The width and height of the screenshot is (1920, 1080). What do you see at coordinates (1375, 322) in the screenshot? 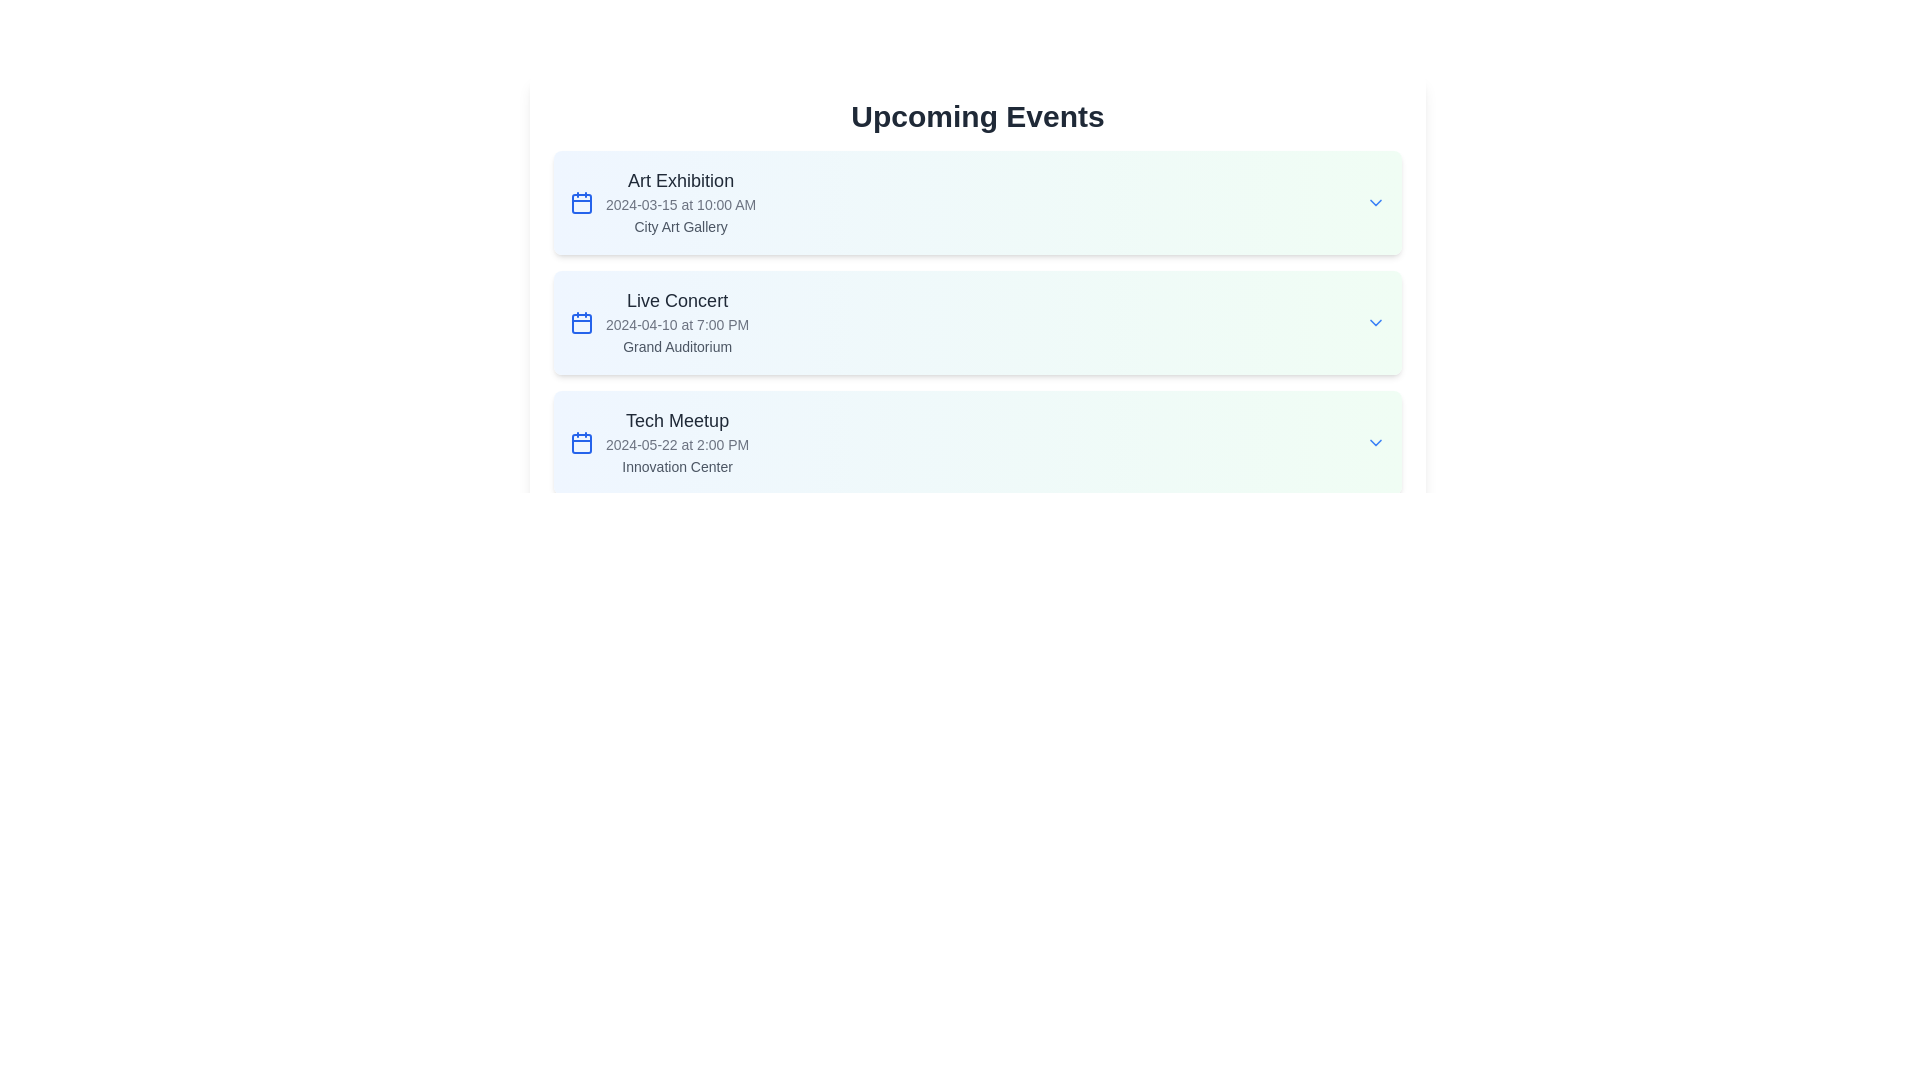
I see `the blue downward-facing chevron icon` at bounding box center [1375, 322].